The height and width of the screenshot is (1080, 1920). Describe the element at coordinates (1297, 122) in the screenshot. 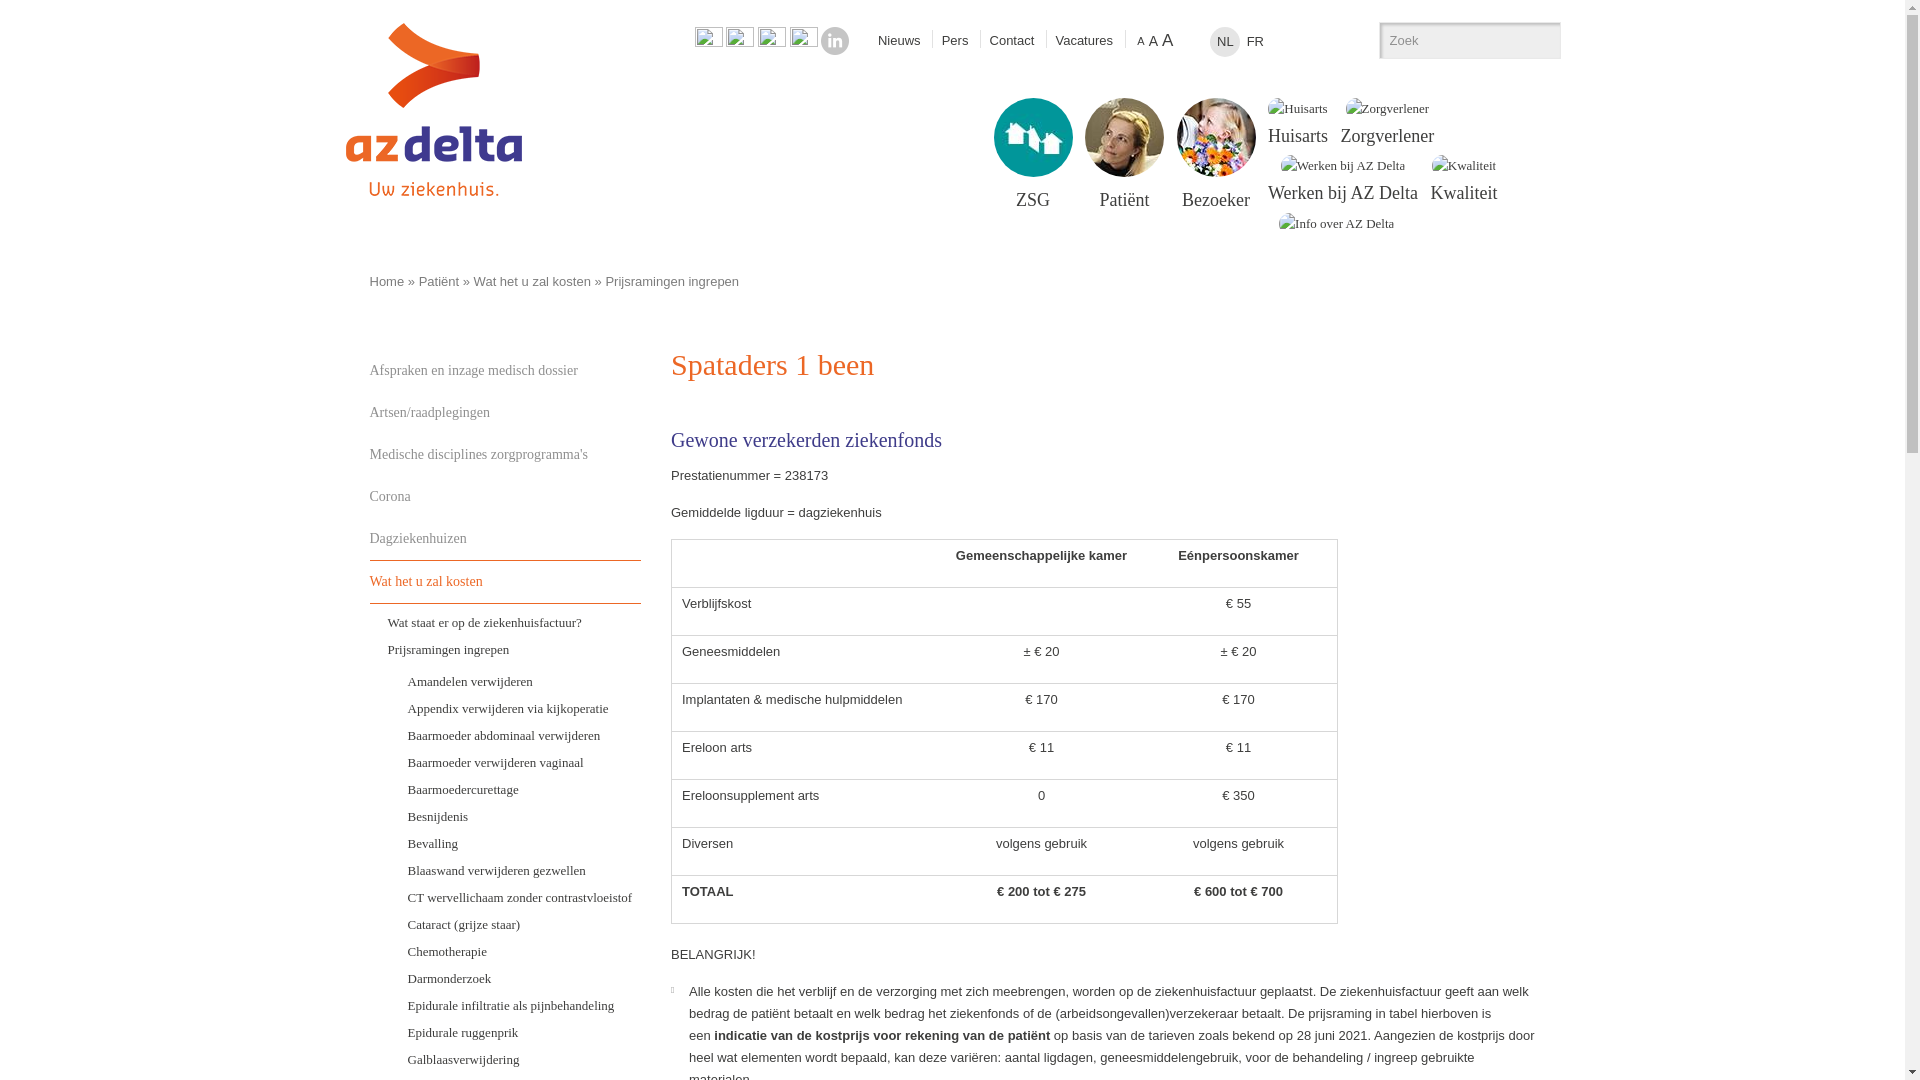

I see `'Huisarts'` at that location.